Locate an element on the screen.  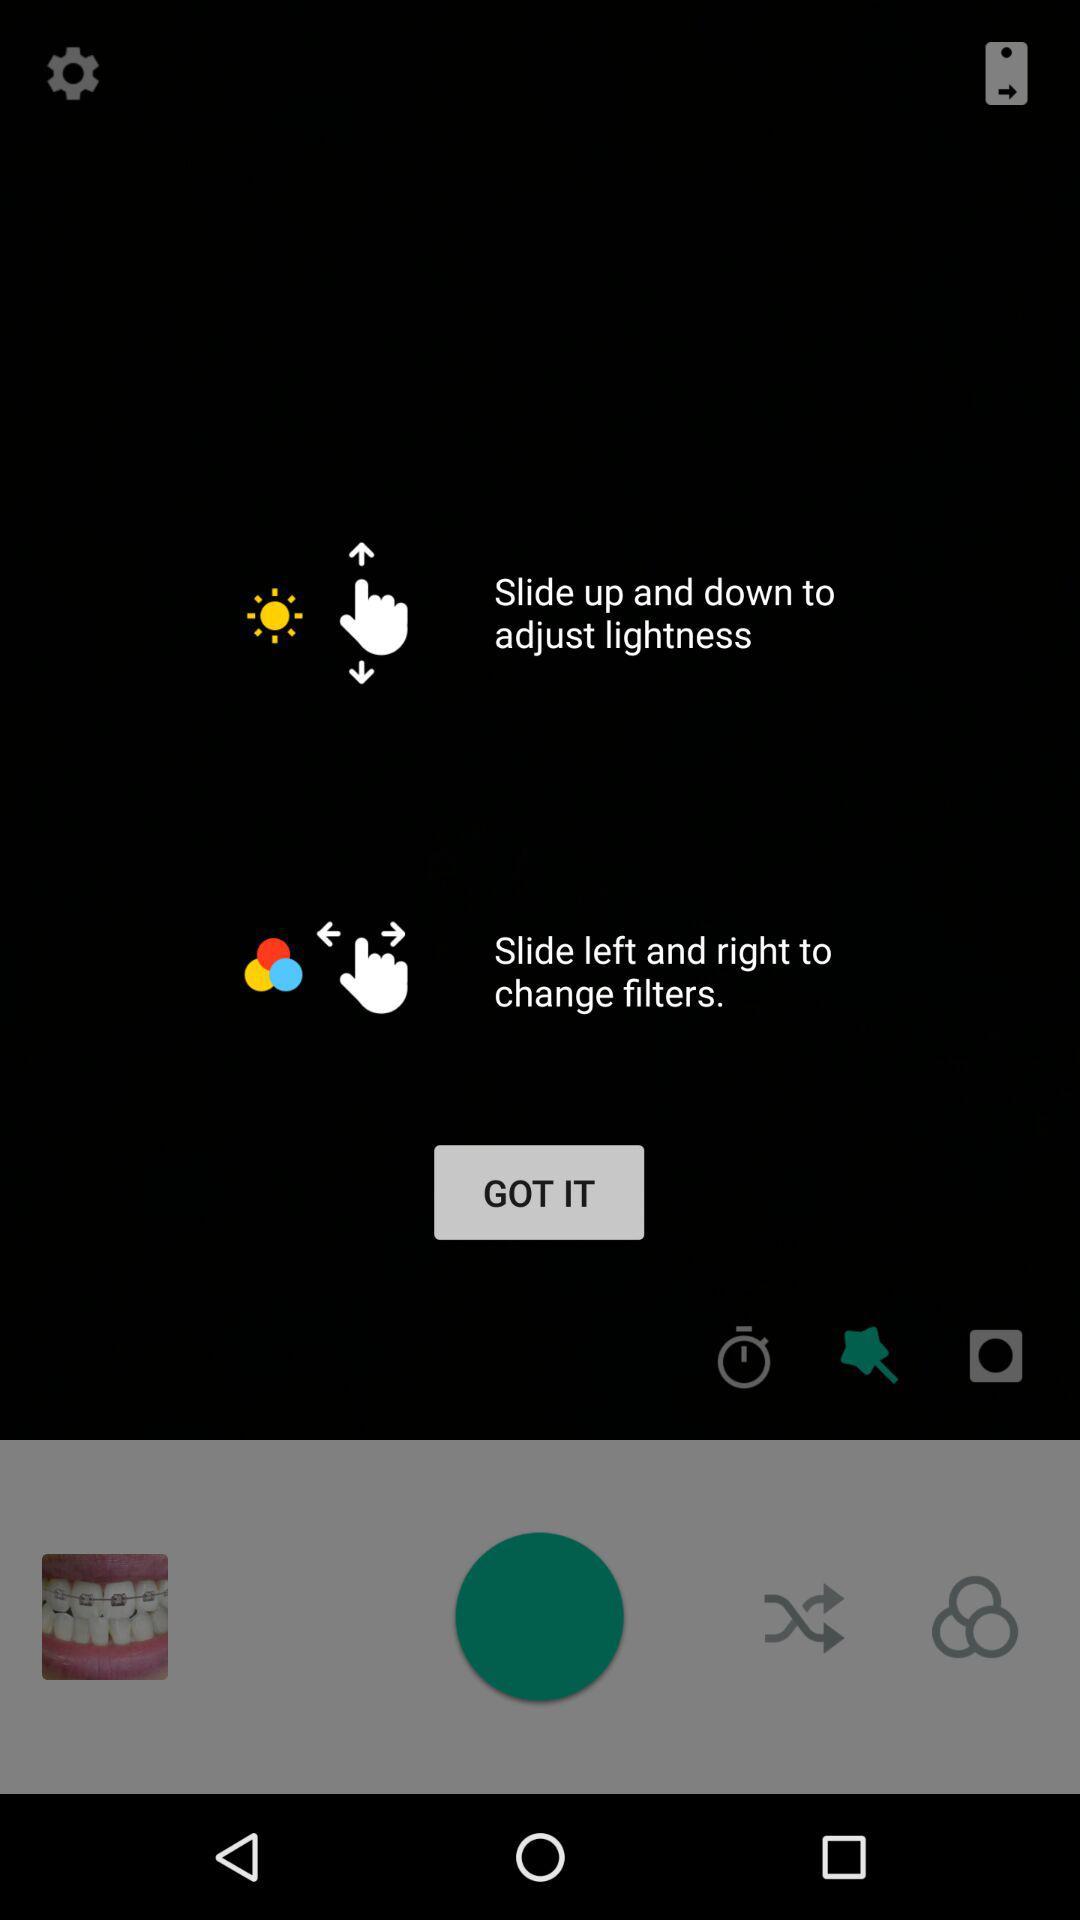
app below the slide left and is located at coordinates (538, 1192).